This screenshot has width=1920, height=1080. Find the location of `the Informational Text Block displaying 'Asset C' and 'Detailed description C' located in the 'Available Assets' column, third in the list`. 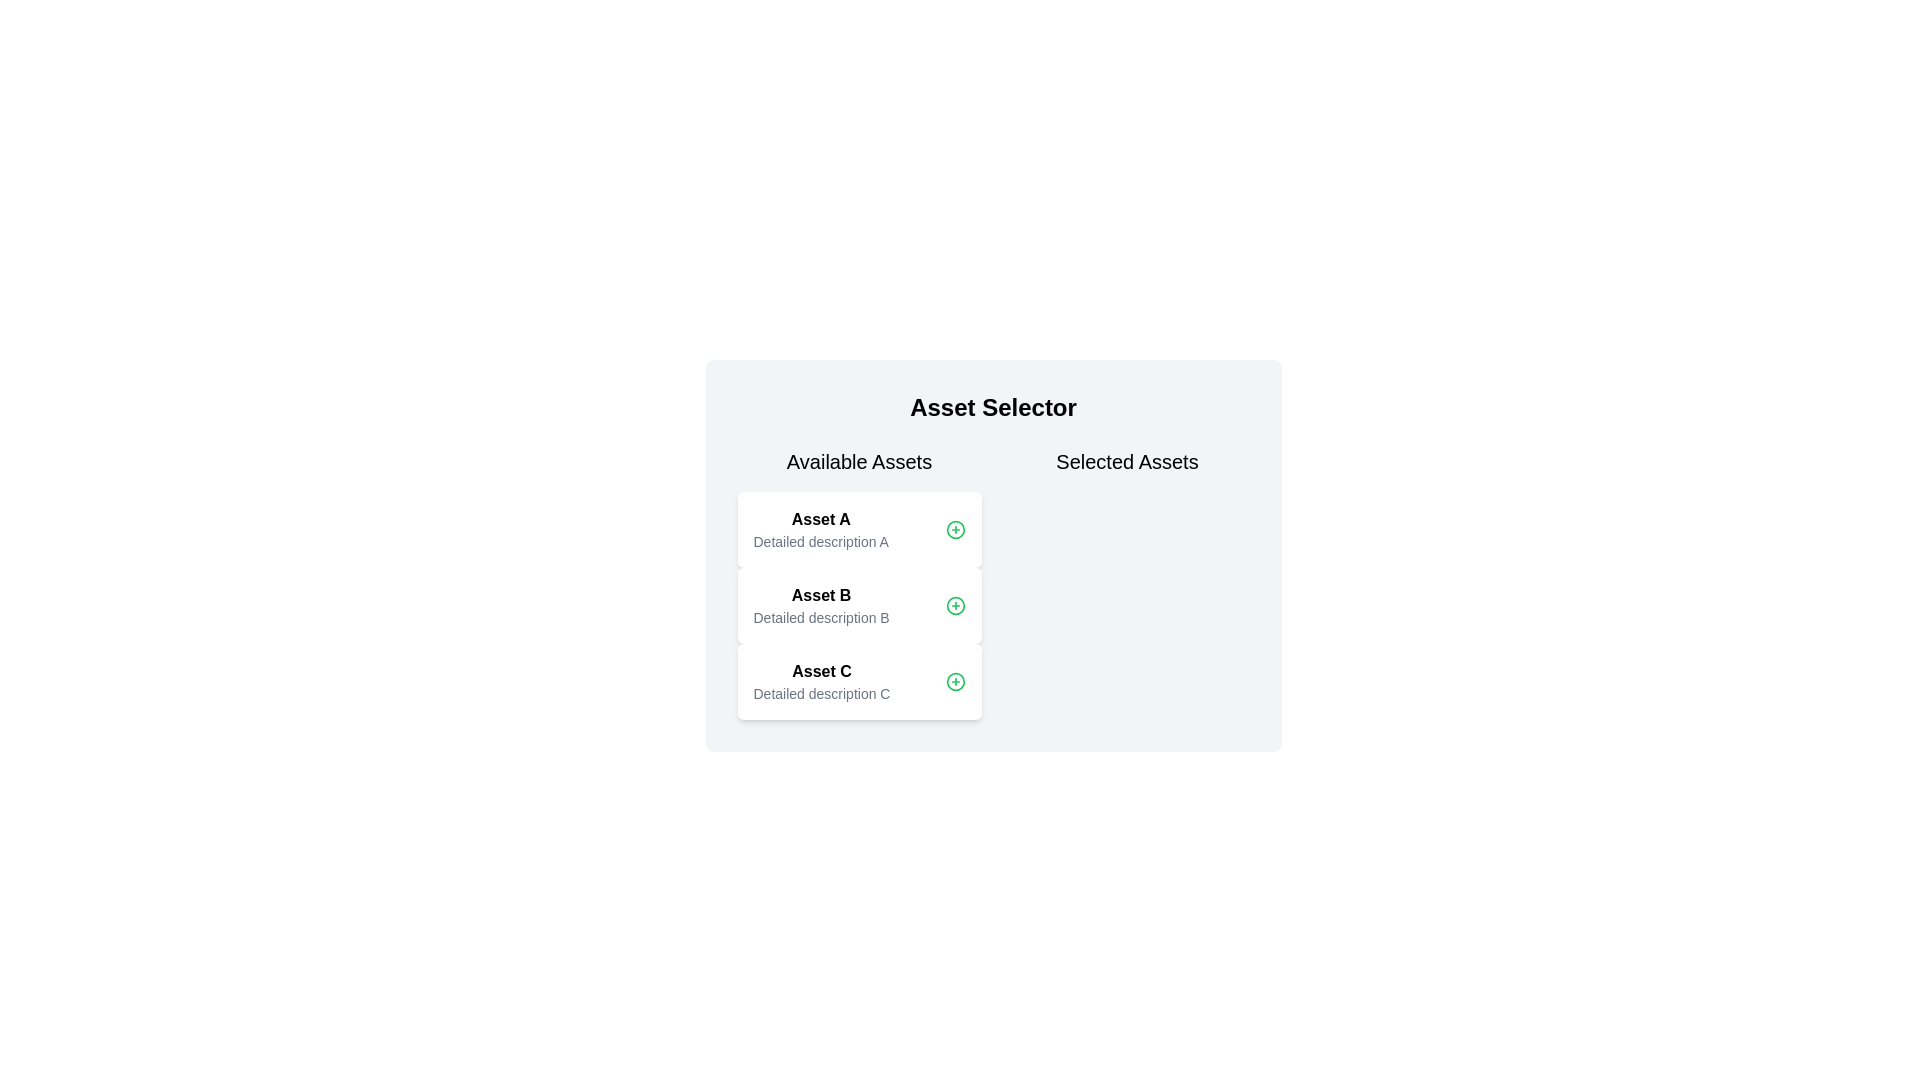

the Informational Text Block displaying 'Asset C' and 'Detailed description C' located in the 'Available Assets' column, third in the list is located at coordinates (821, 681).